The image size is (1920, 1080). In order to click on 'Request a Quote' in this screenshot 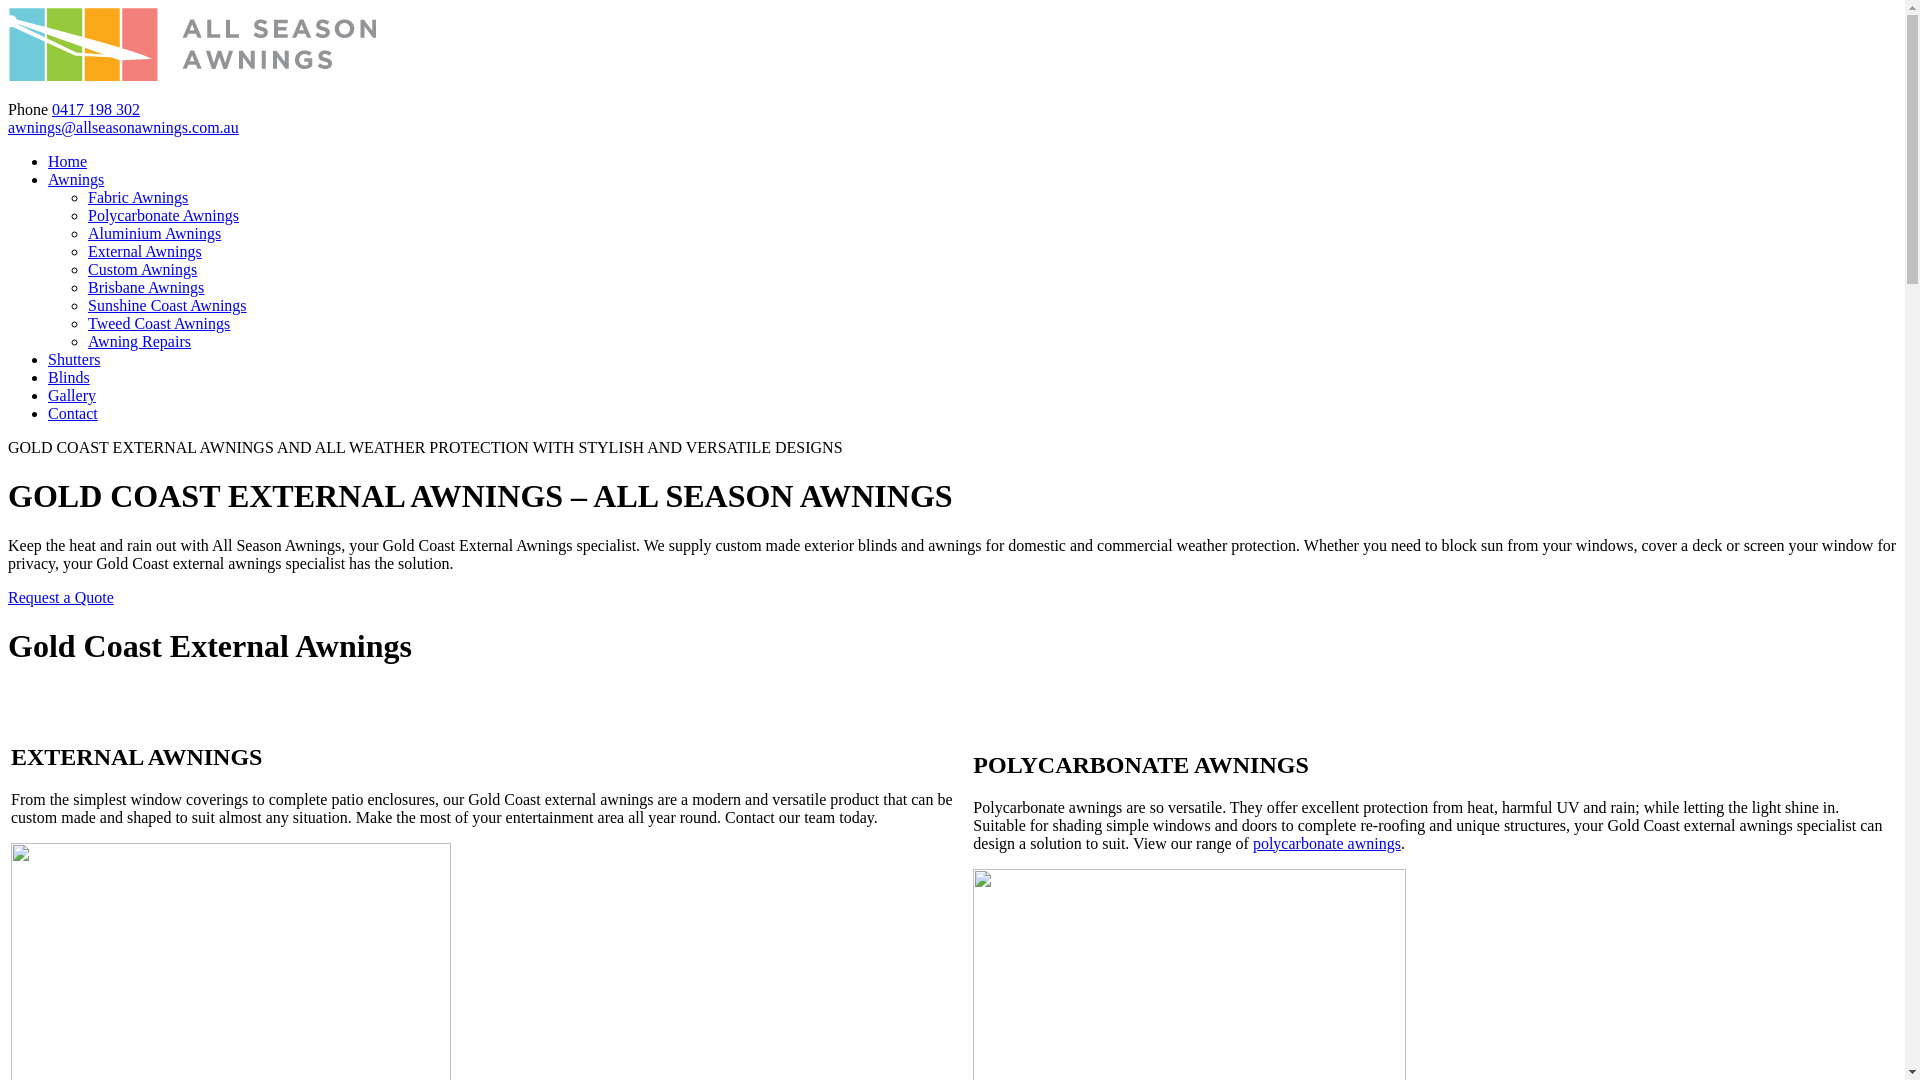, I will do `click(61, 596)`.